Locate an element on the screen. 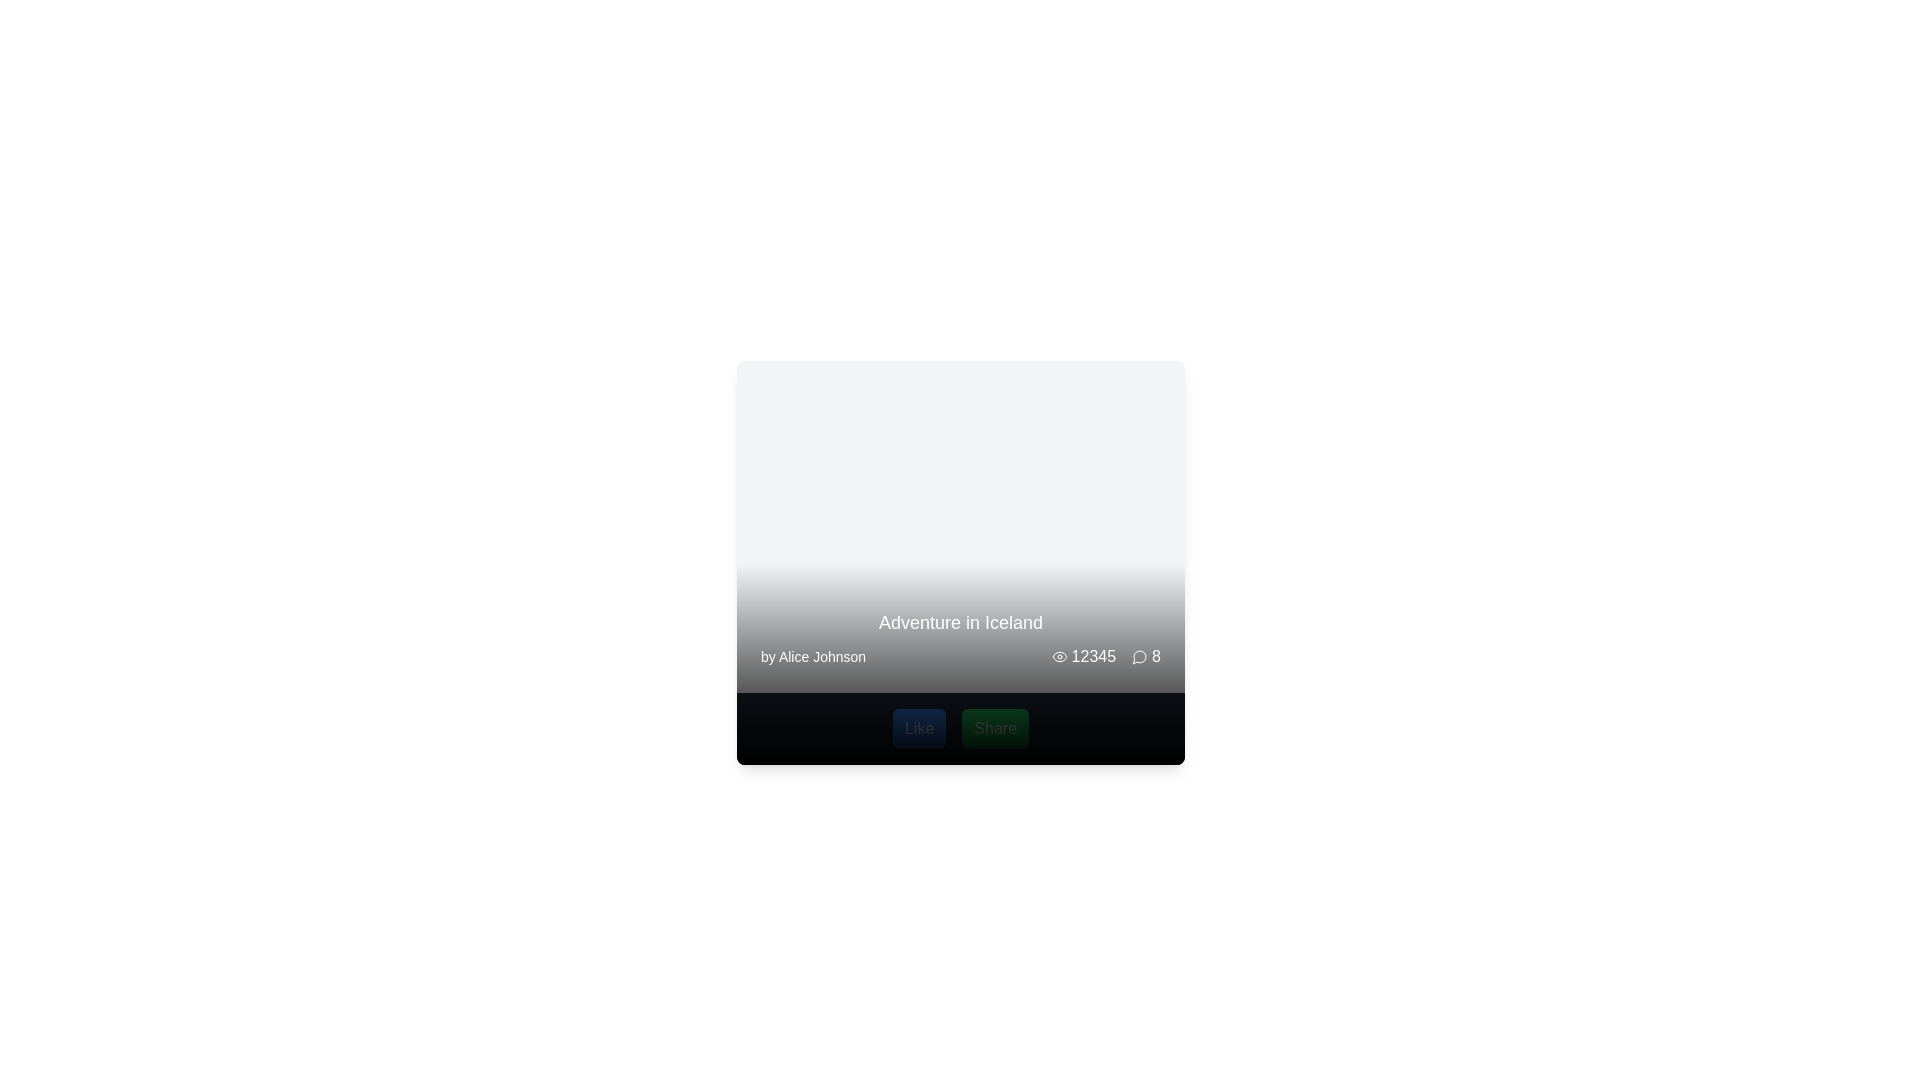 The image size is (1920, 1080). the comment icon with the number '8' adjacent to it, located at the bottom right corner of the card is located at coordinates (1146, 656).